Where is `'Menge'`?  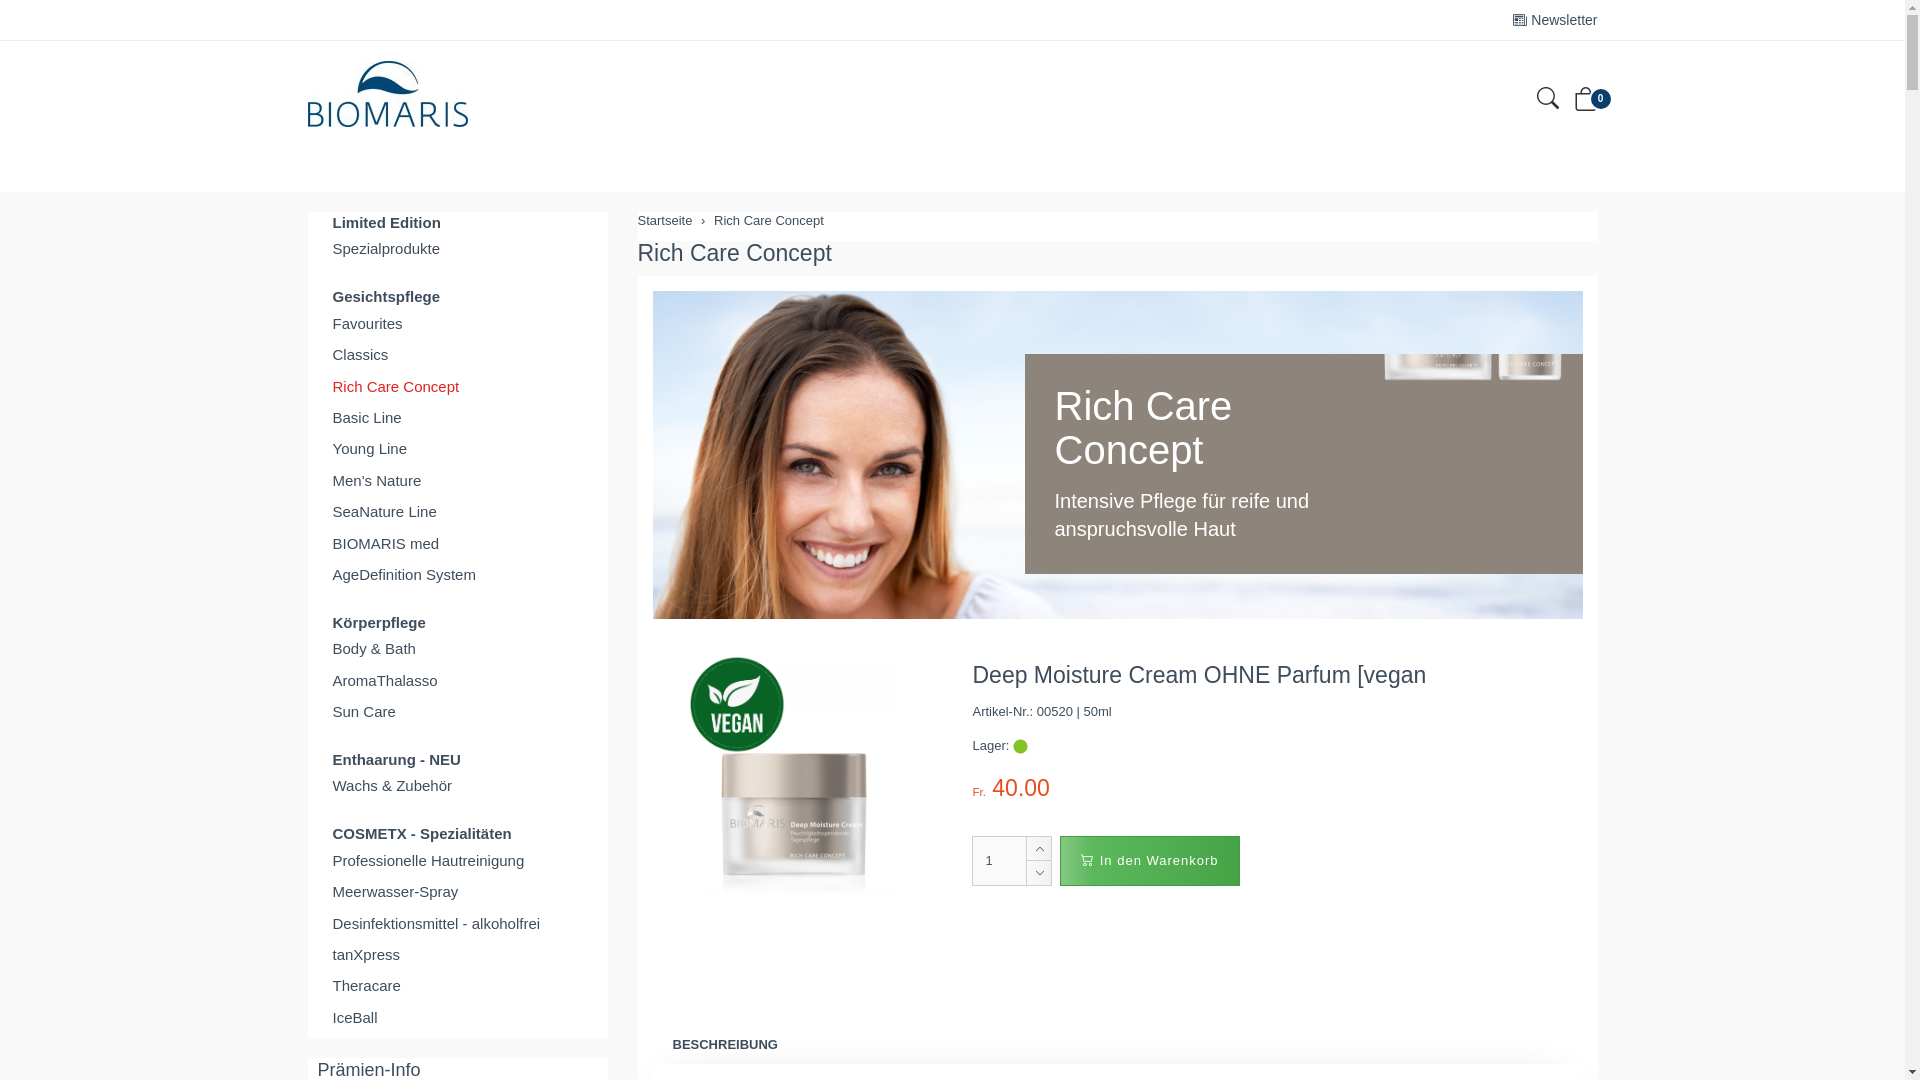 'Menge' is located at coordinates (999, 859).